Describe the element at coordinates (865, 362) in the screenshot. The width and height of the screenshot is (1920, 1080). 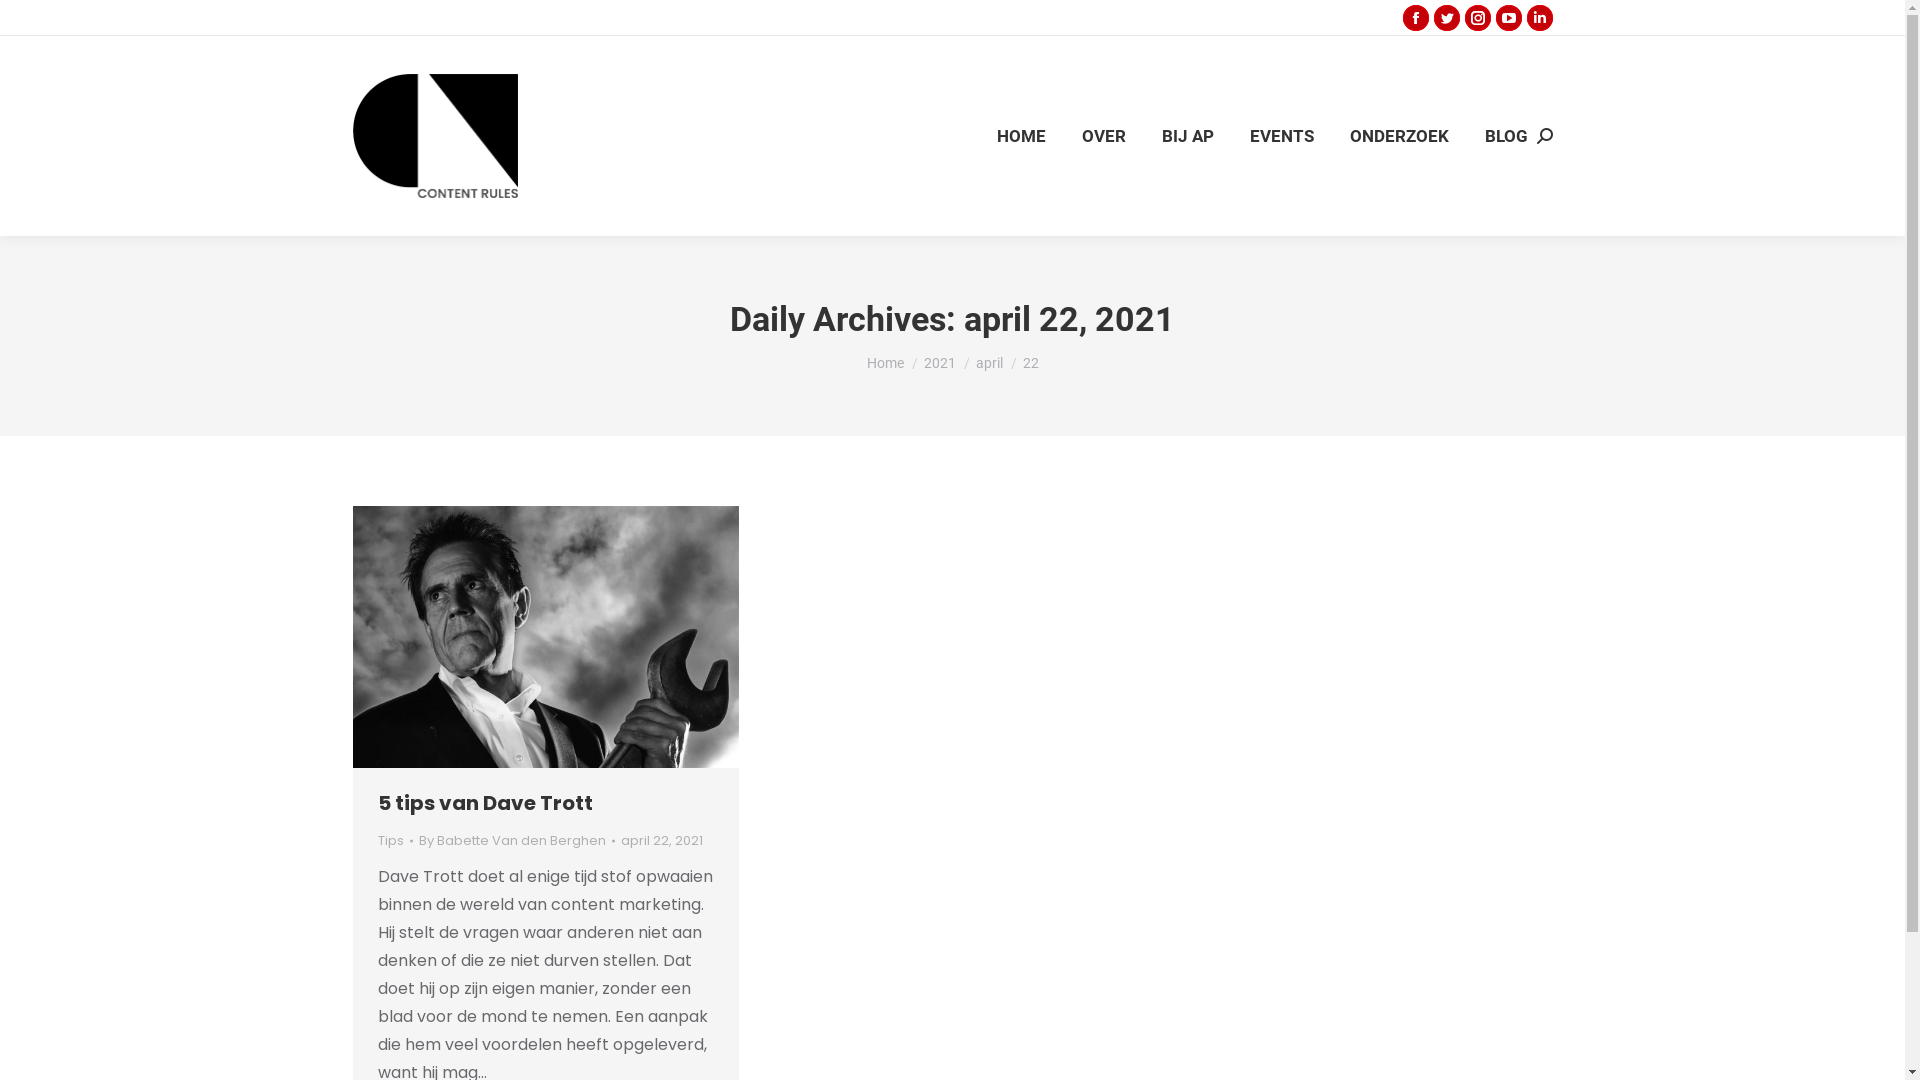
I see `'Home'` at that location.